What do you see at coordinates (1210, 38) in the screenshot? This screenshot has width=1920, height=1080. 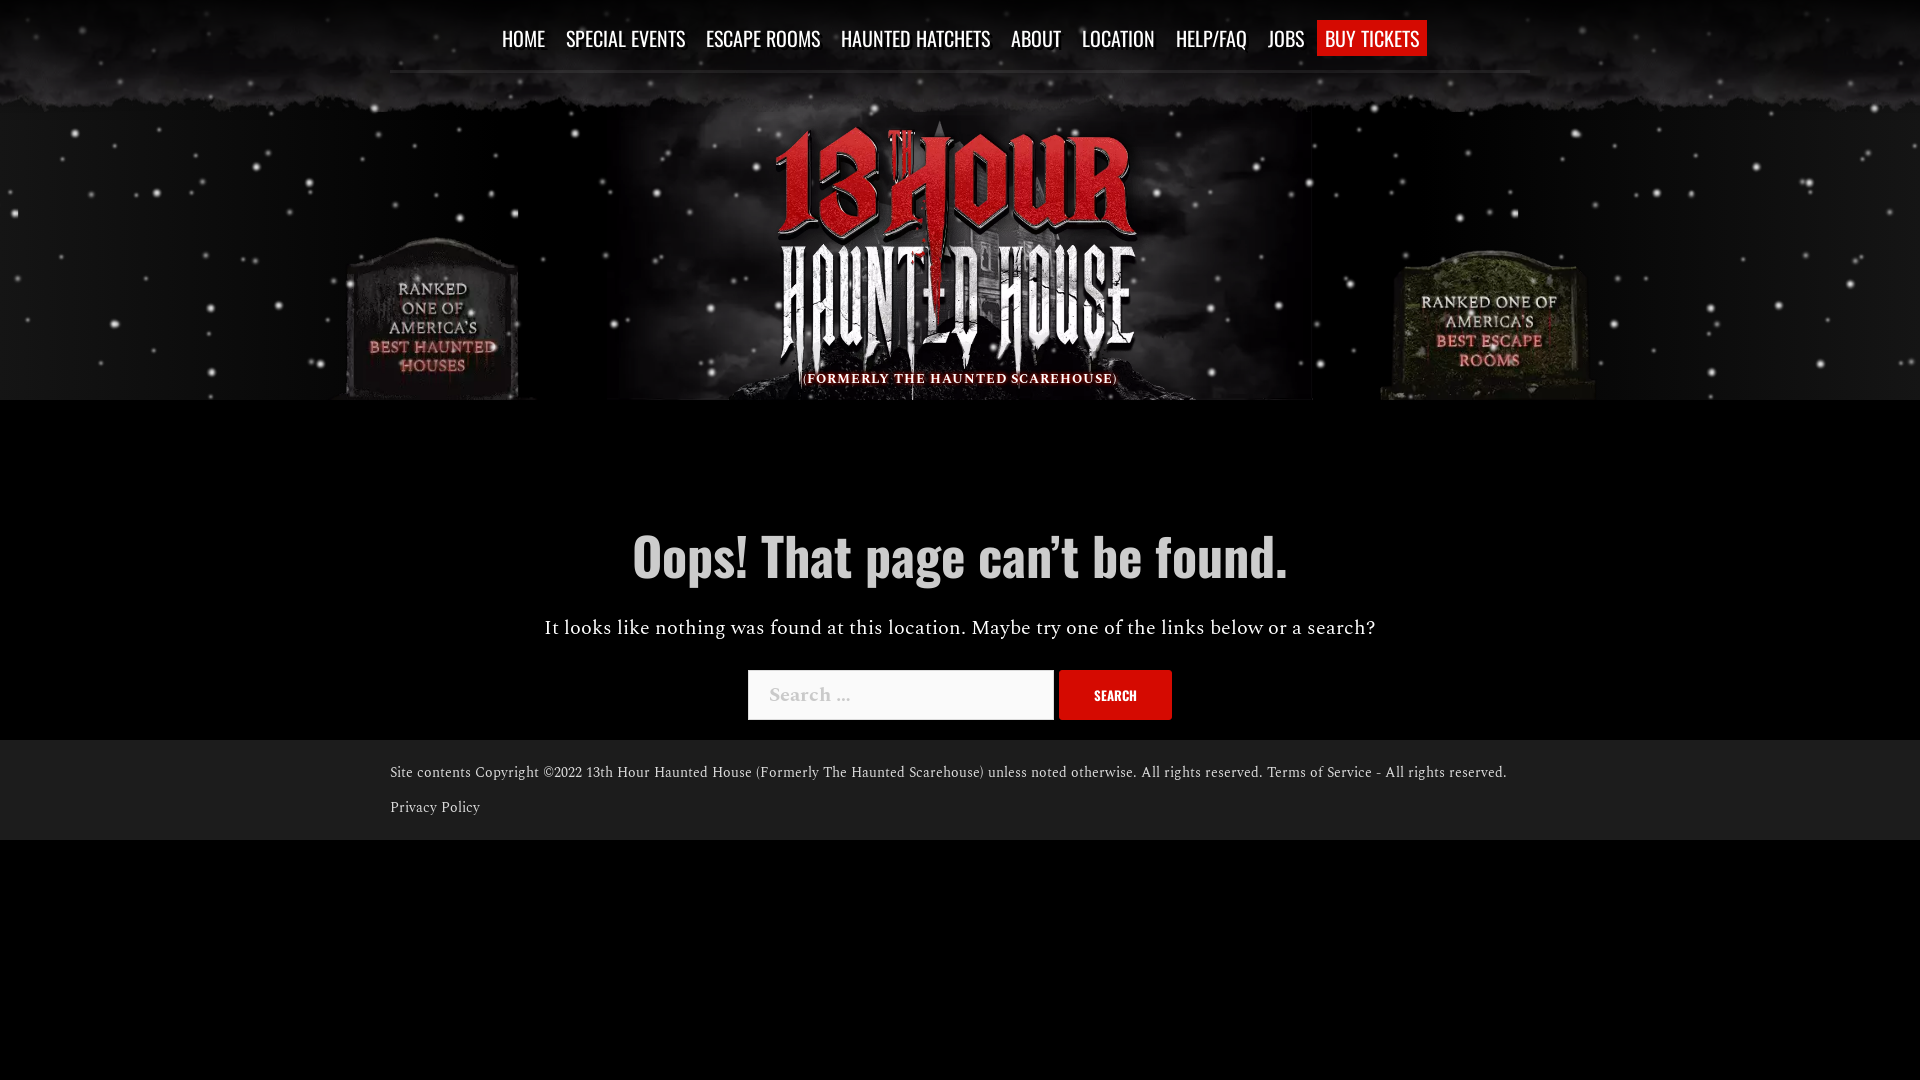 I see `'HELP/FAQ'` at bounding box center [1210, 38].